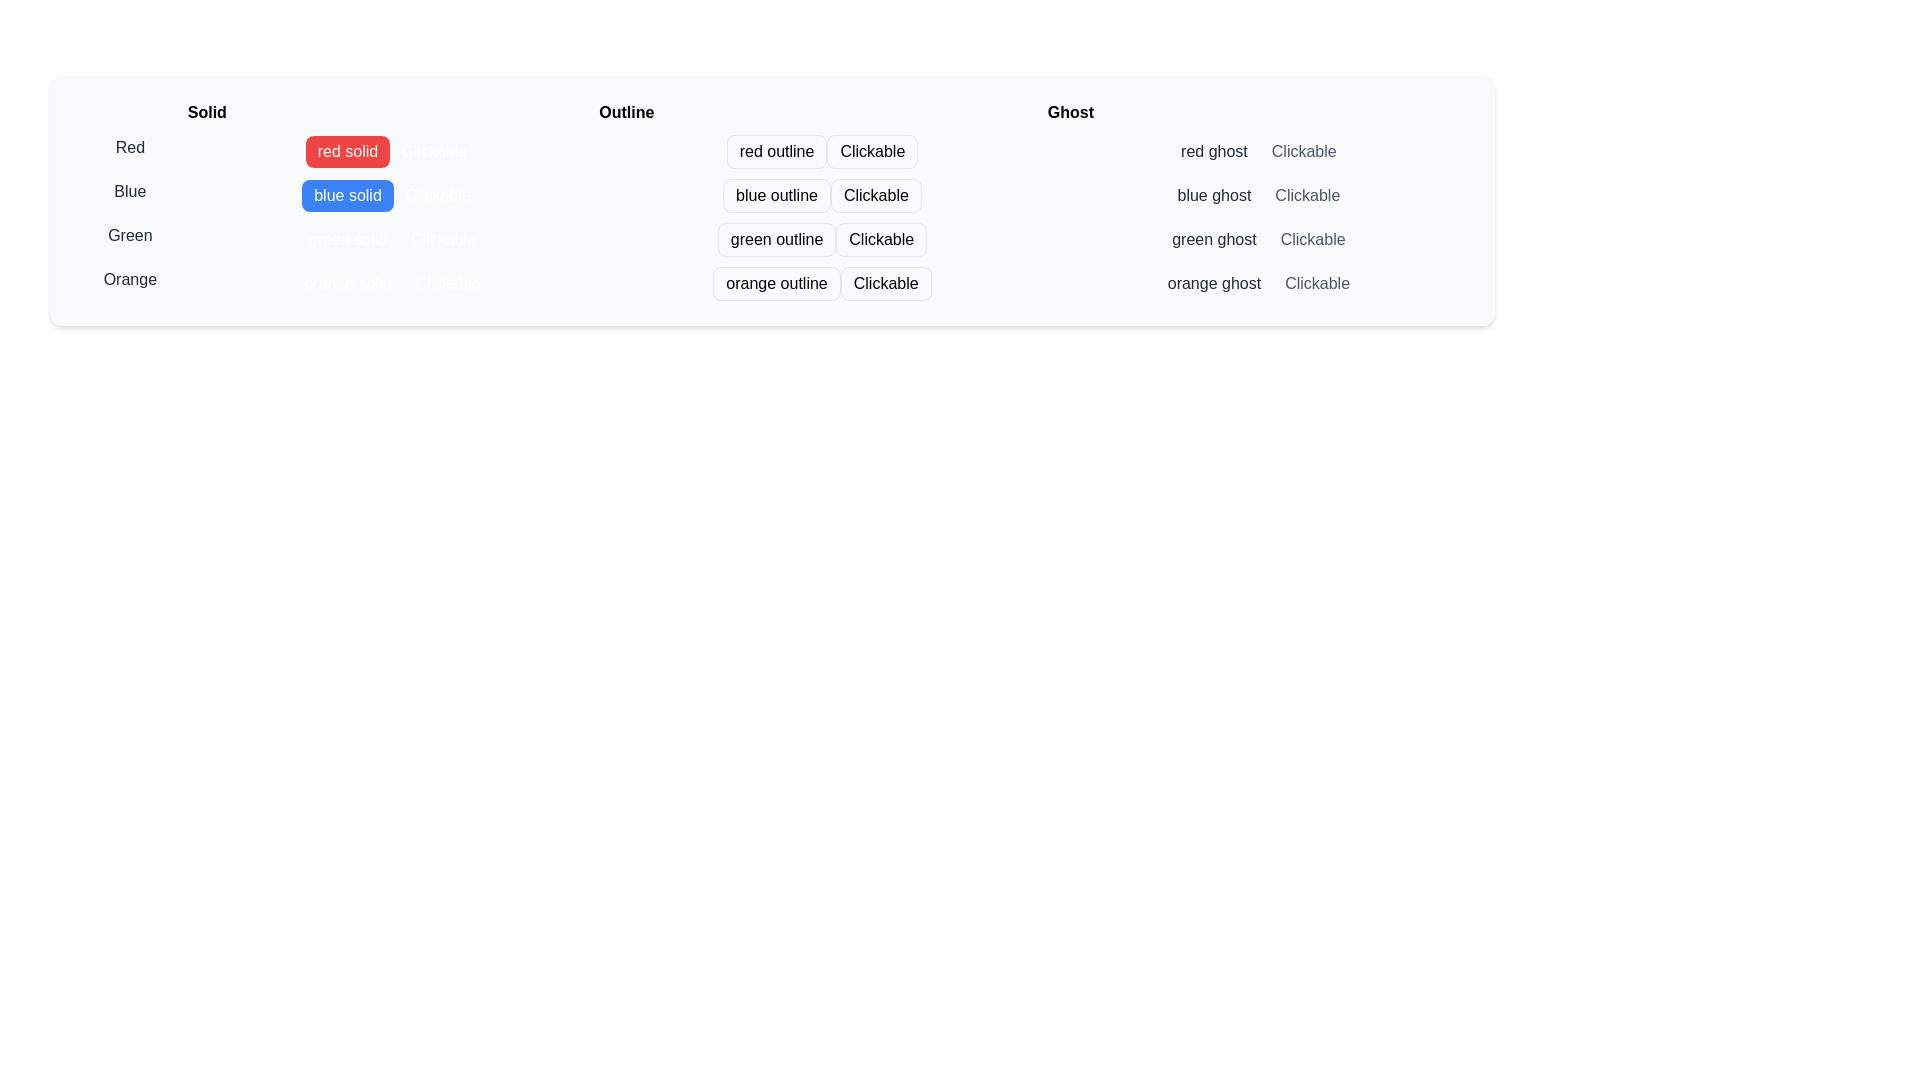  I want to click on the text label that features 'blue ghost' and 'Clickable' in the second row of the 'Ghost' column, so click(1257, 192).